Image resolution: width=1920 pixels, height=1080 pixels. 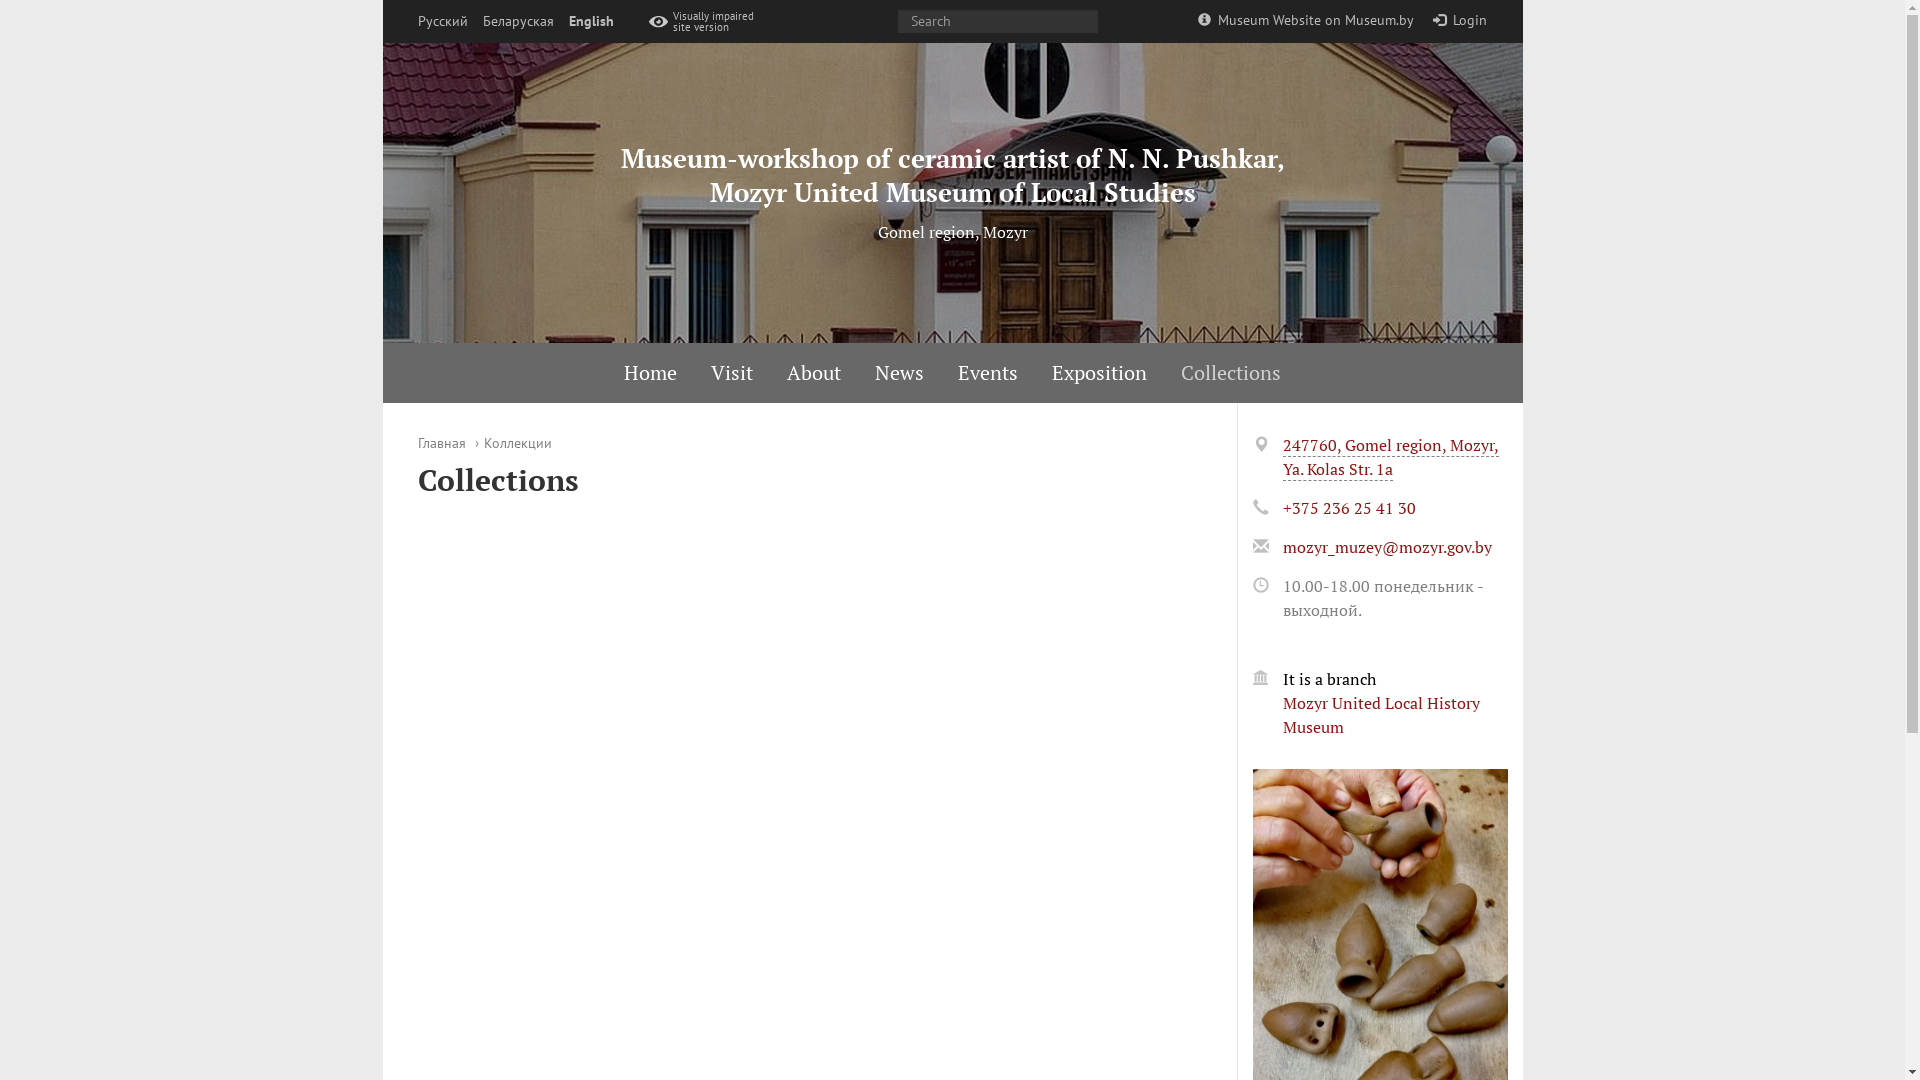 I want to click on 'About', so click(x=814, y=373).